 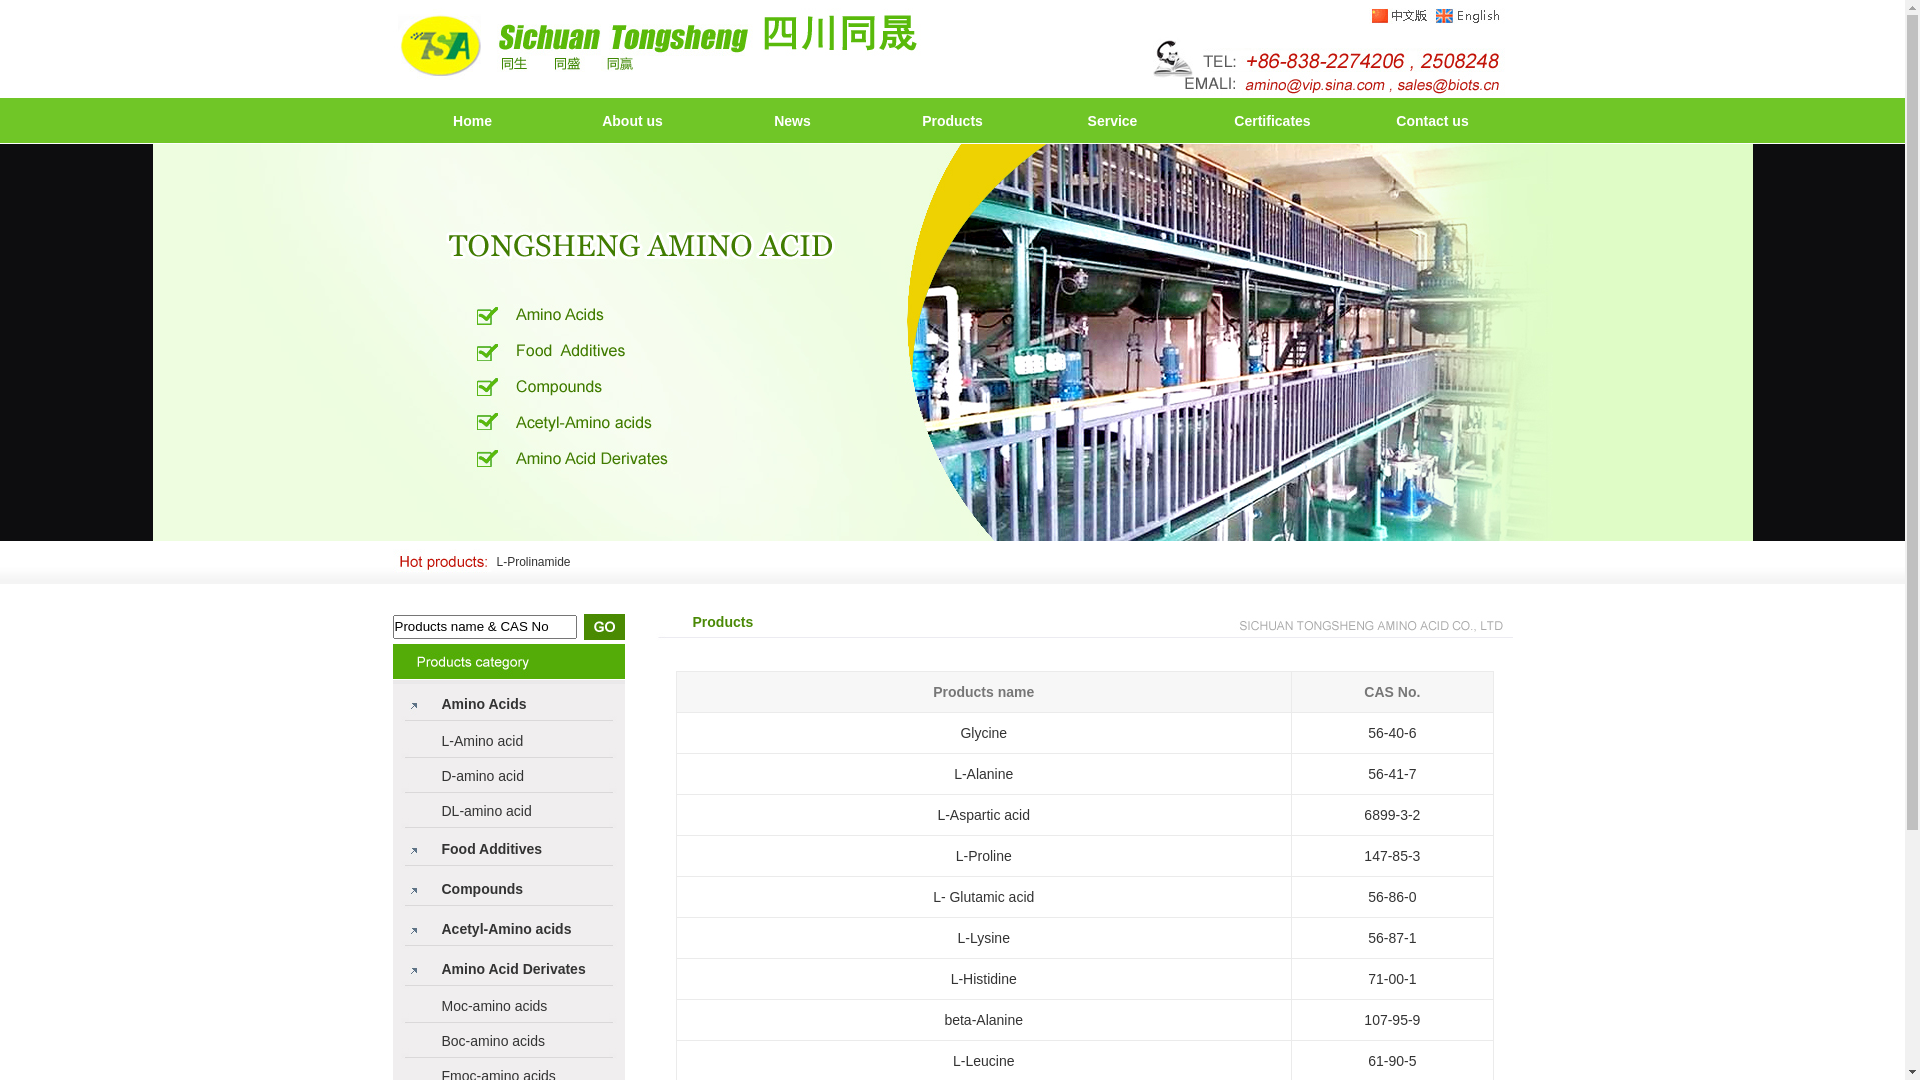 What do you see at coordinates (1430, 120) in the screenshot?
I see `'Contact us'` at bounding box center [1430, 120].